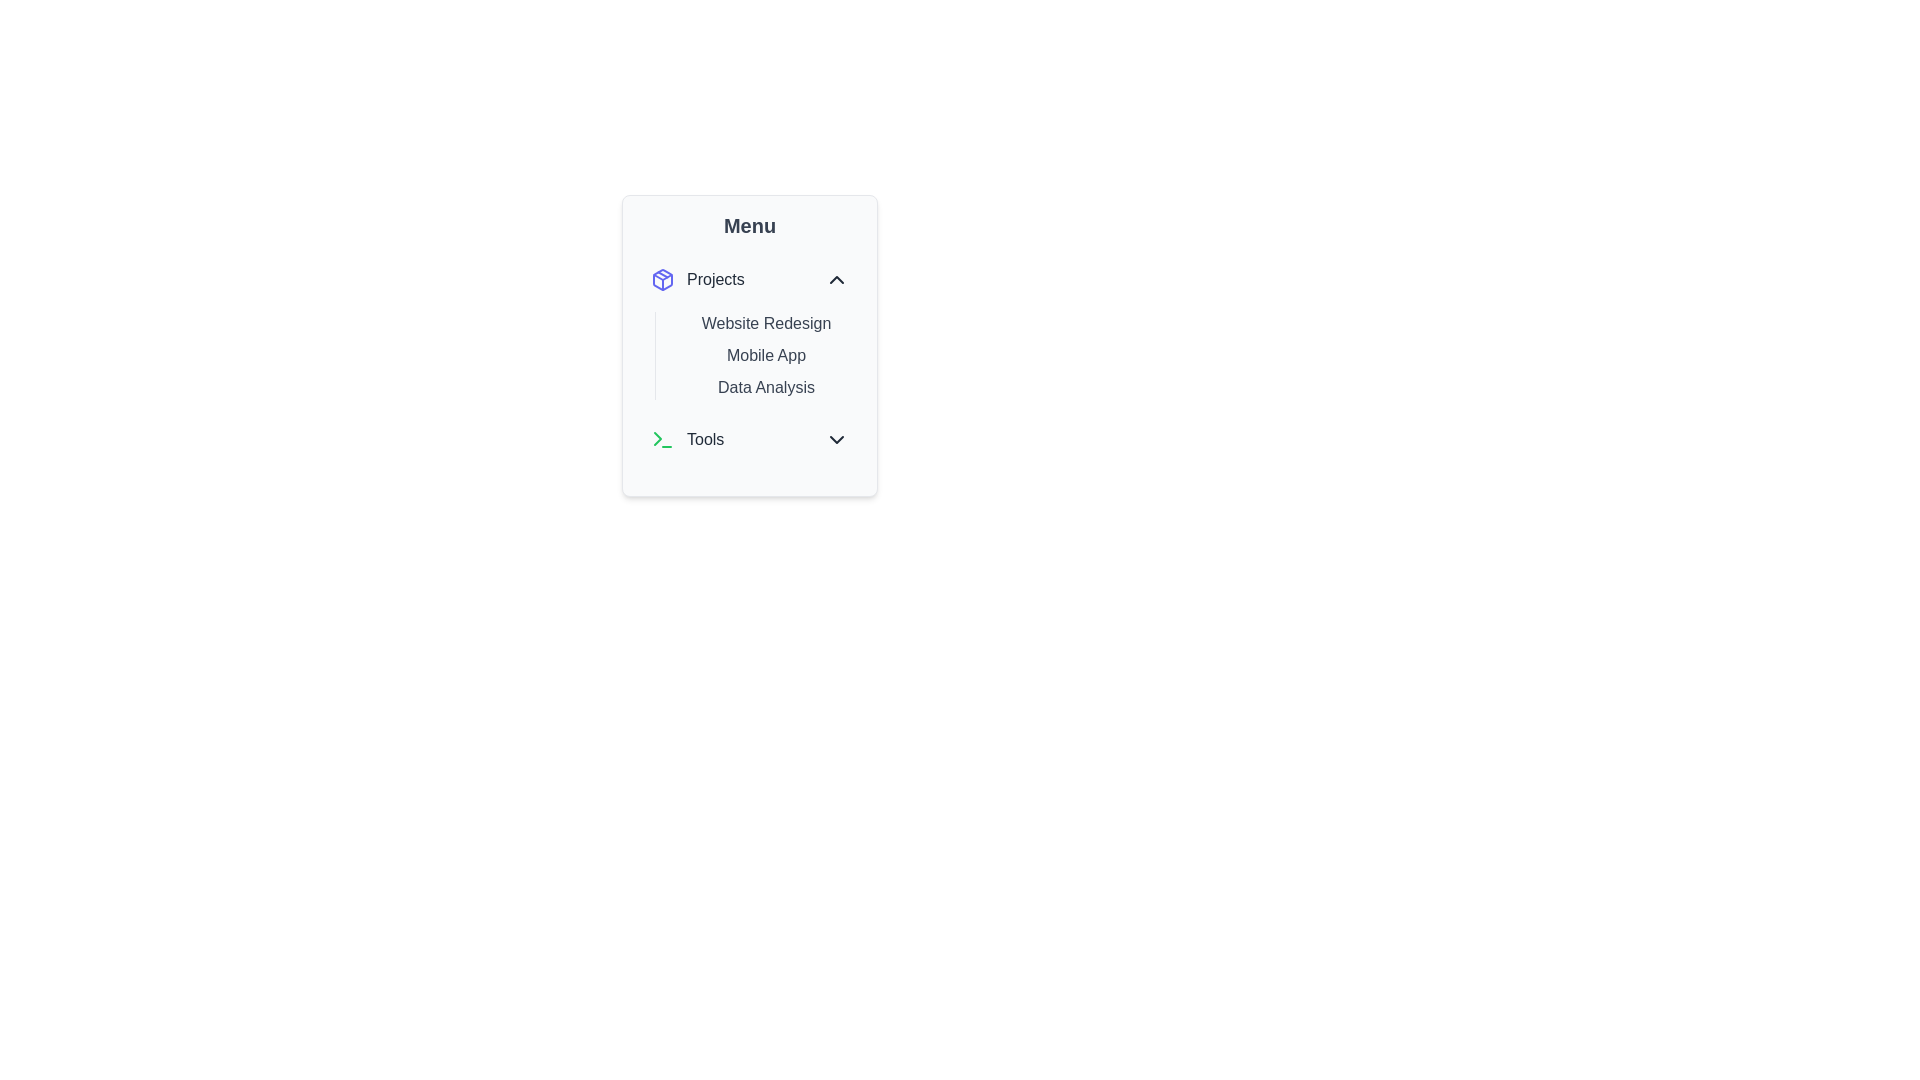 This screenshot has width=1920, height=1080. What do you see at coordinates (765, 323) in the screenshot?
I see `the text label displaying 'Website Redesign' located under the 'Projects' section in the 'Menu'` at bounding box center [765, 323].